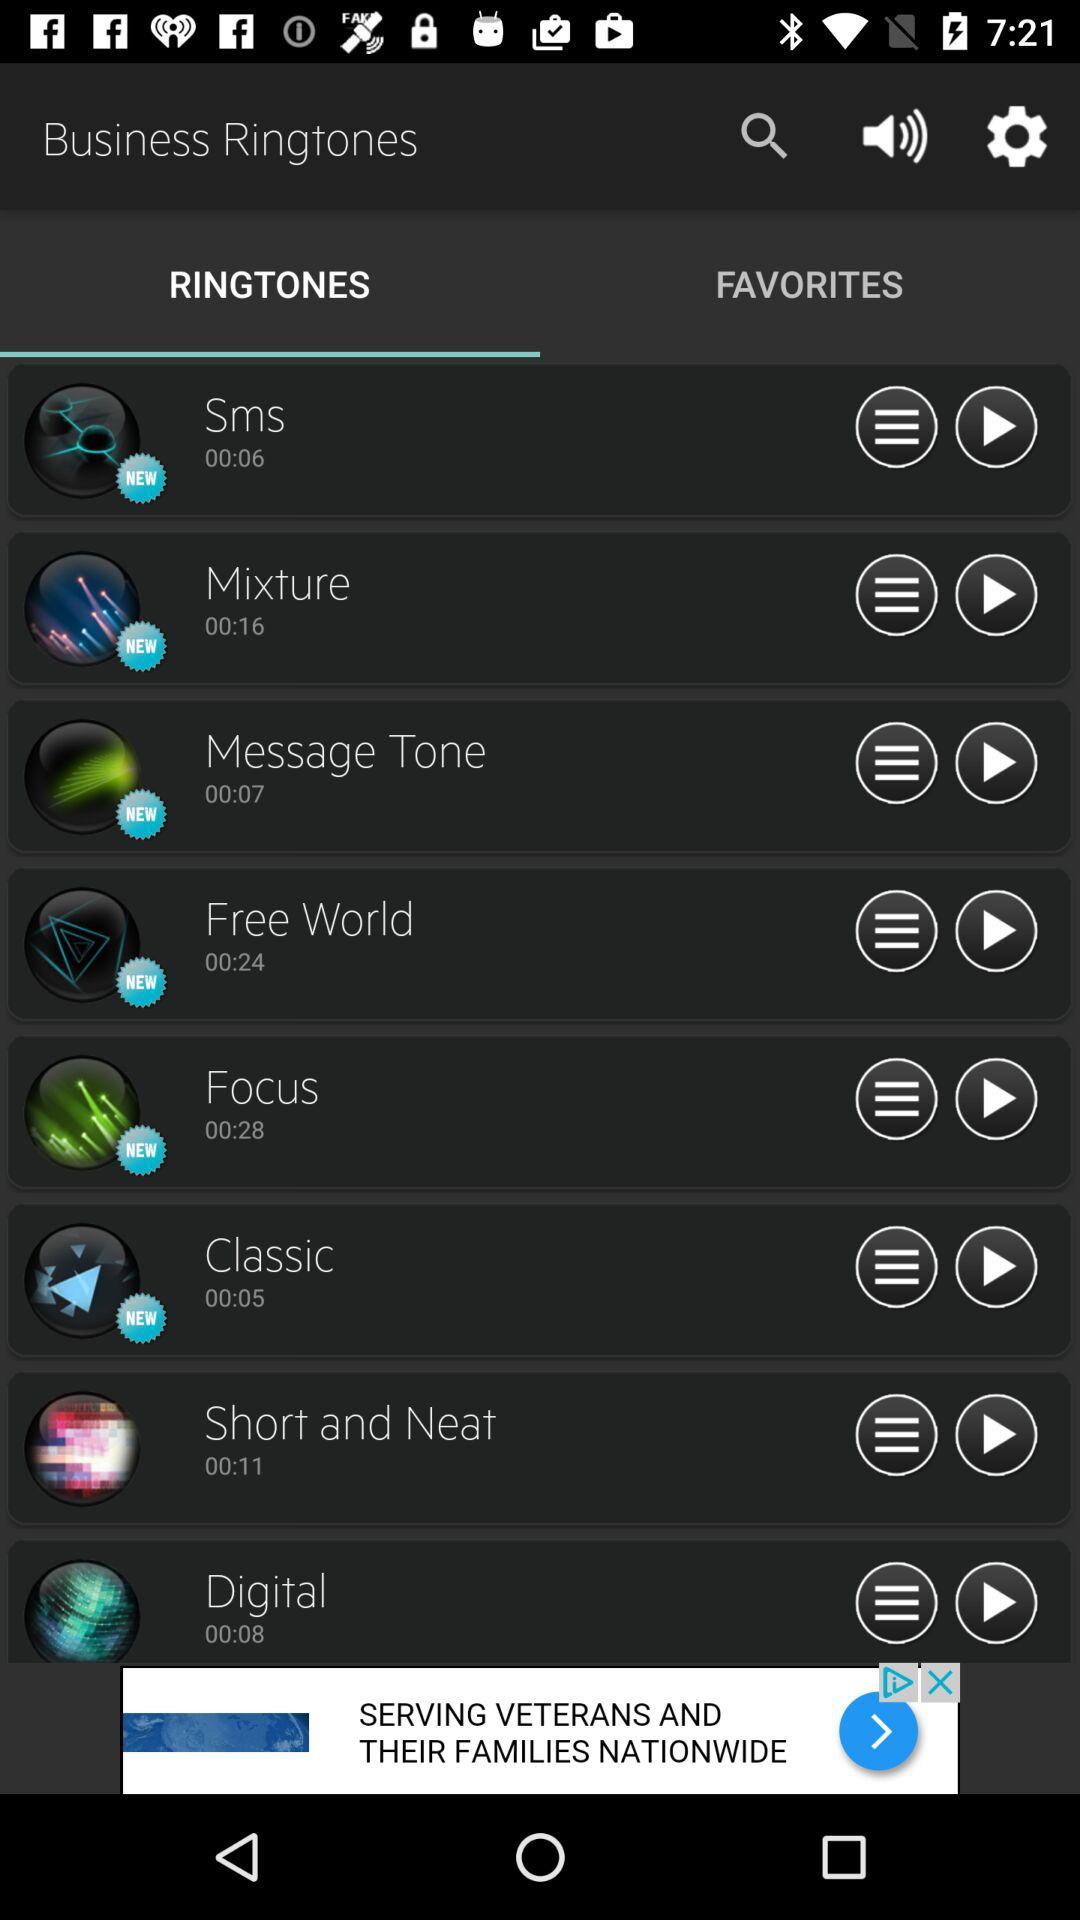 The width and height of the screenshot is (1080, 1920). I want to click on new icon next to mixture, so click(80, 608).